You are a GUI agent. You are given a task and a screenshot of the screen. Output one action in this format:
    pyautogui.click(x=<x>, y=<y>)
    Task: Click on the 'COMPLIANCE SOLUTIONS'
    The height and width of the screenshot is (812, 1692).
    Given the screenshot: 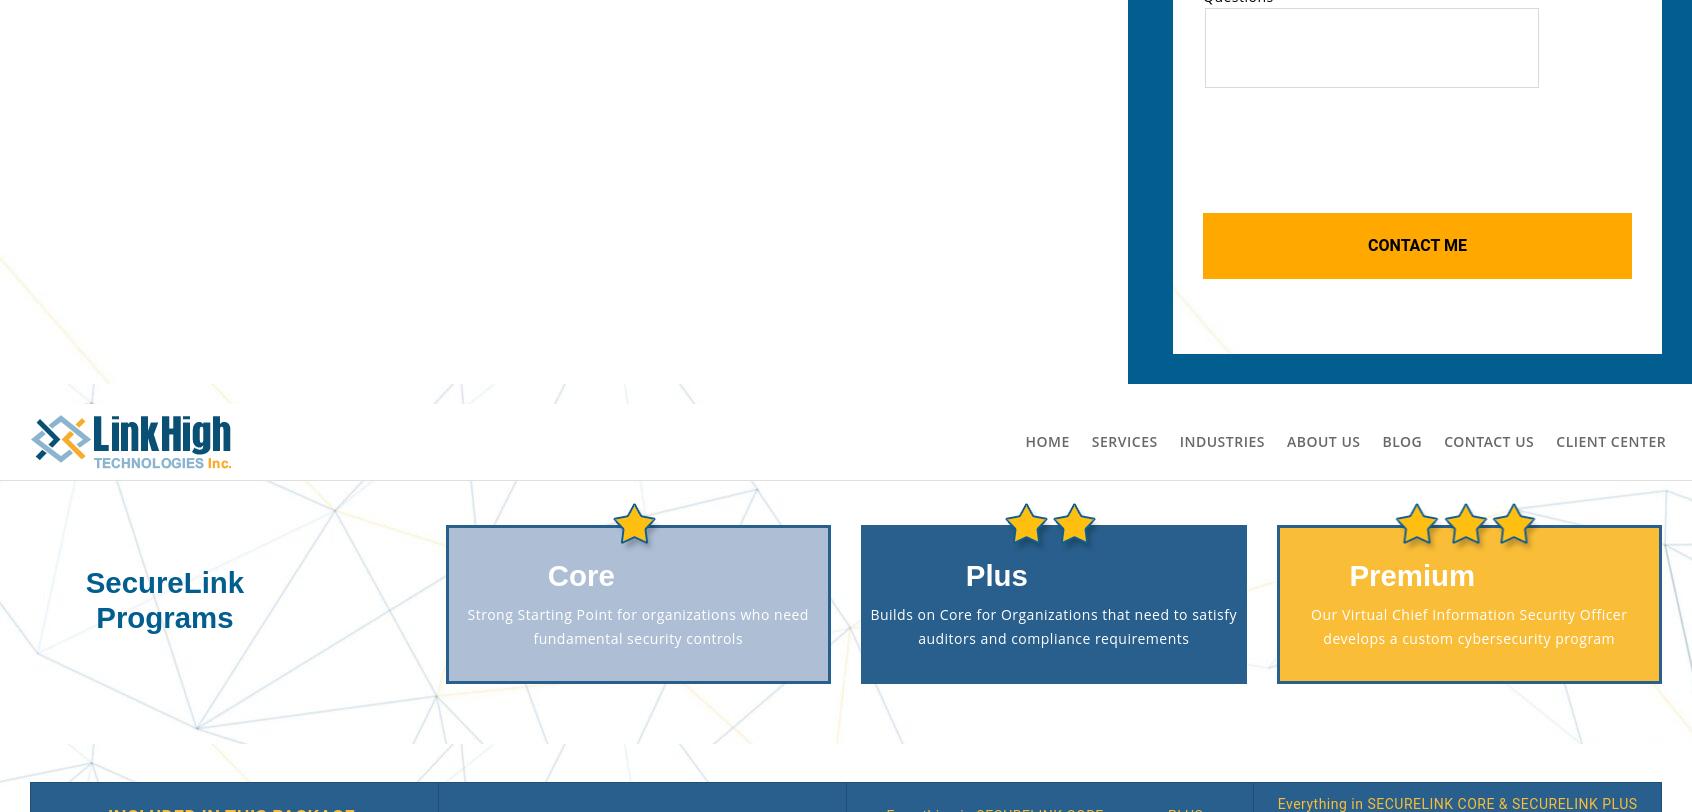 What is the action you would take?
    pyautogui.click(x=290, y=543)
    